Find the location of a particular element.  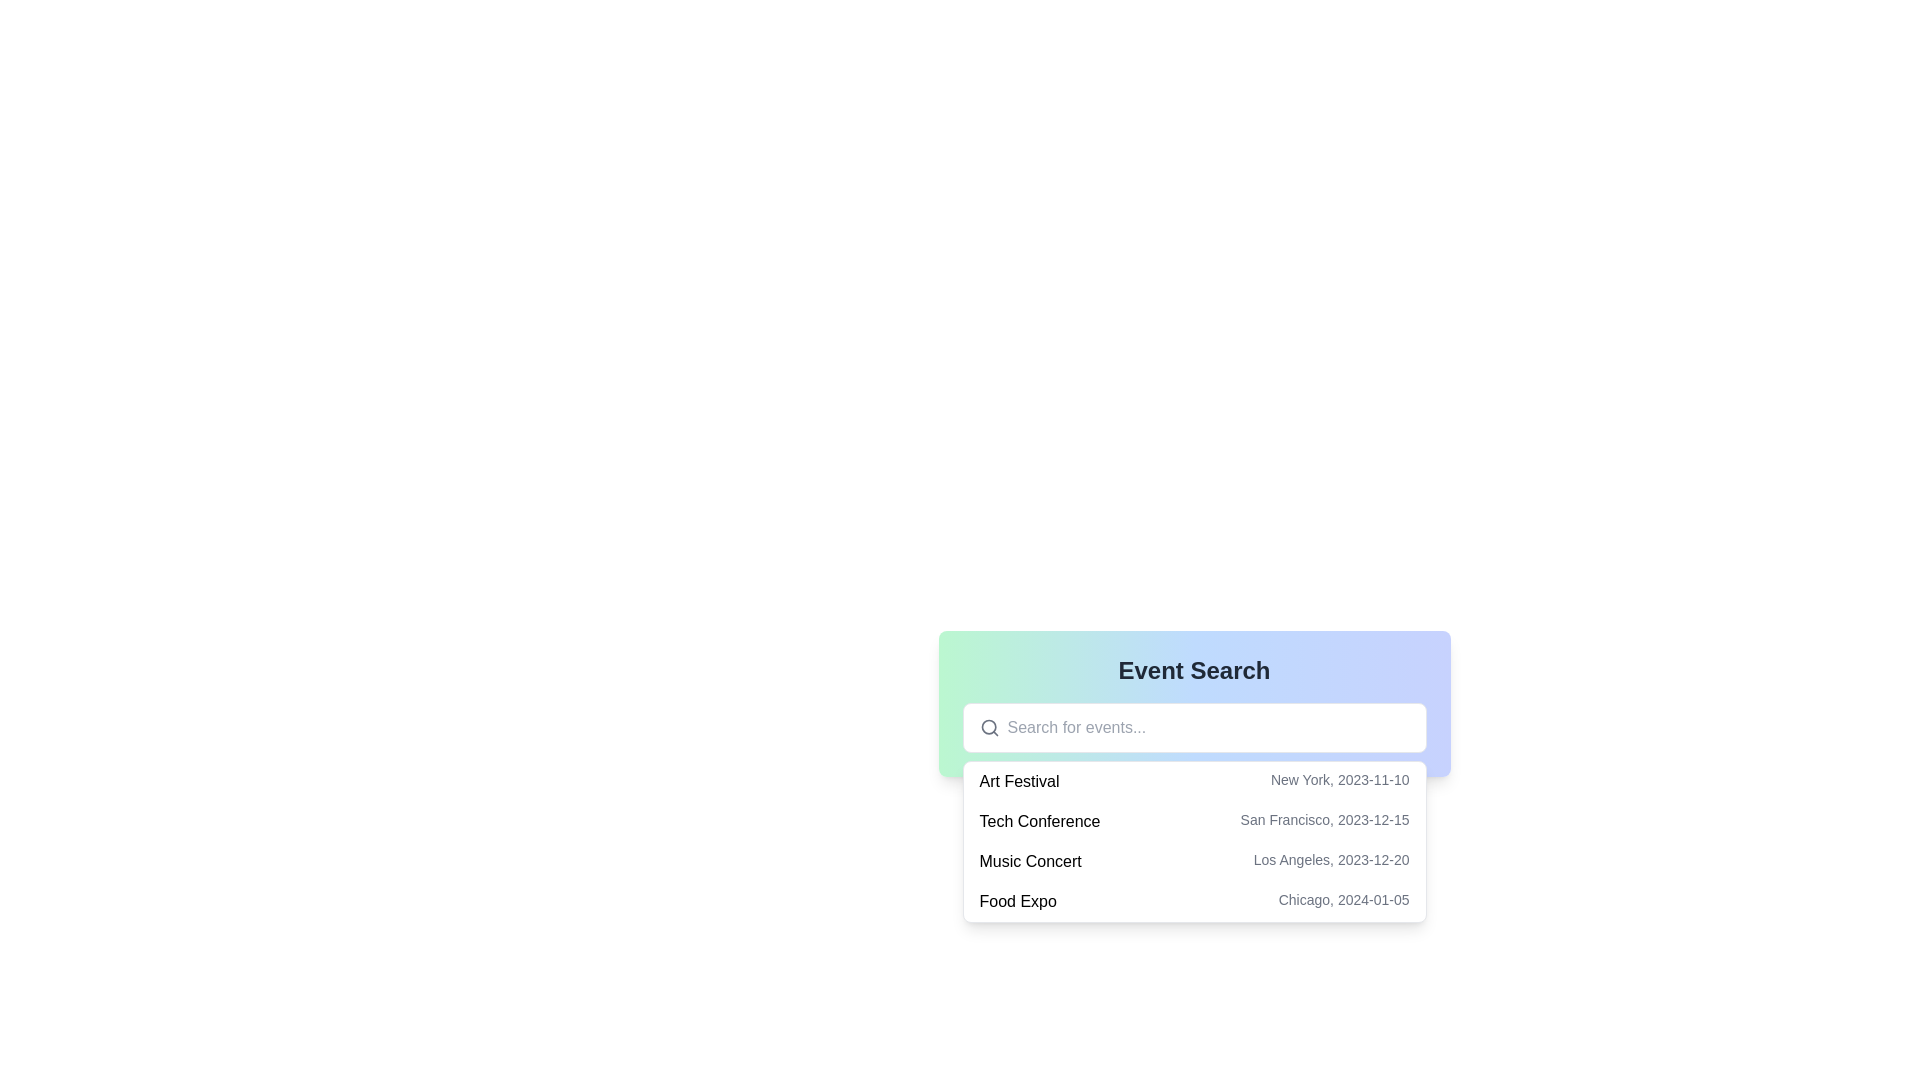

the textual component displaying 'San Francisco, 2023-12-15', which is positioned below the heading 'Event Search' and to the right of 'Tech Conference' is located at coordinates (1324, 821).